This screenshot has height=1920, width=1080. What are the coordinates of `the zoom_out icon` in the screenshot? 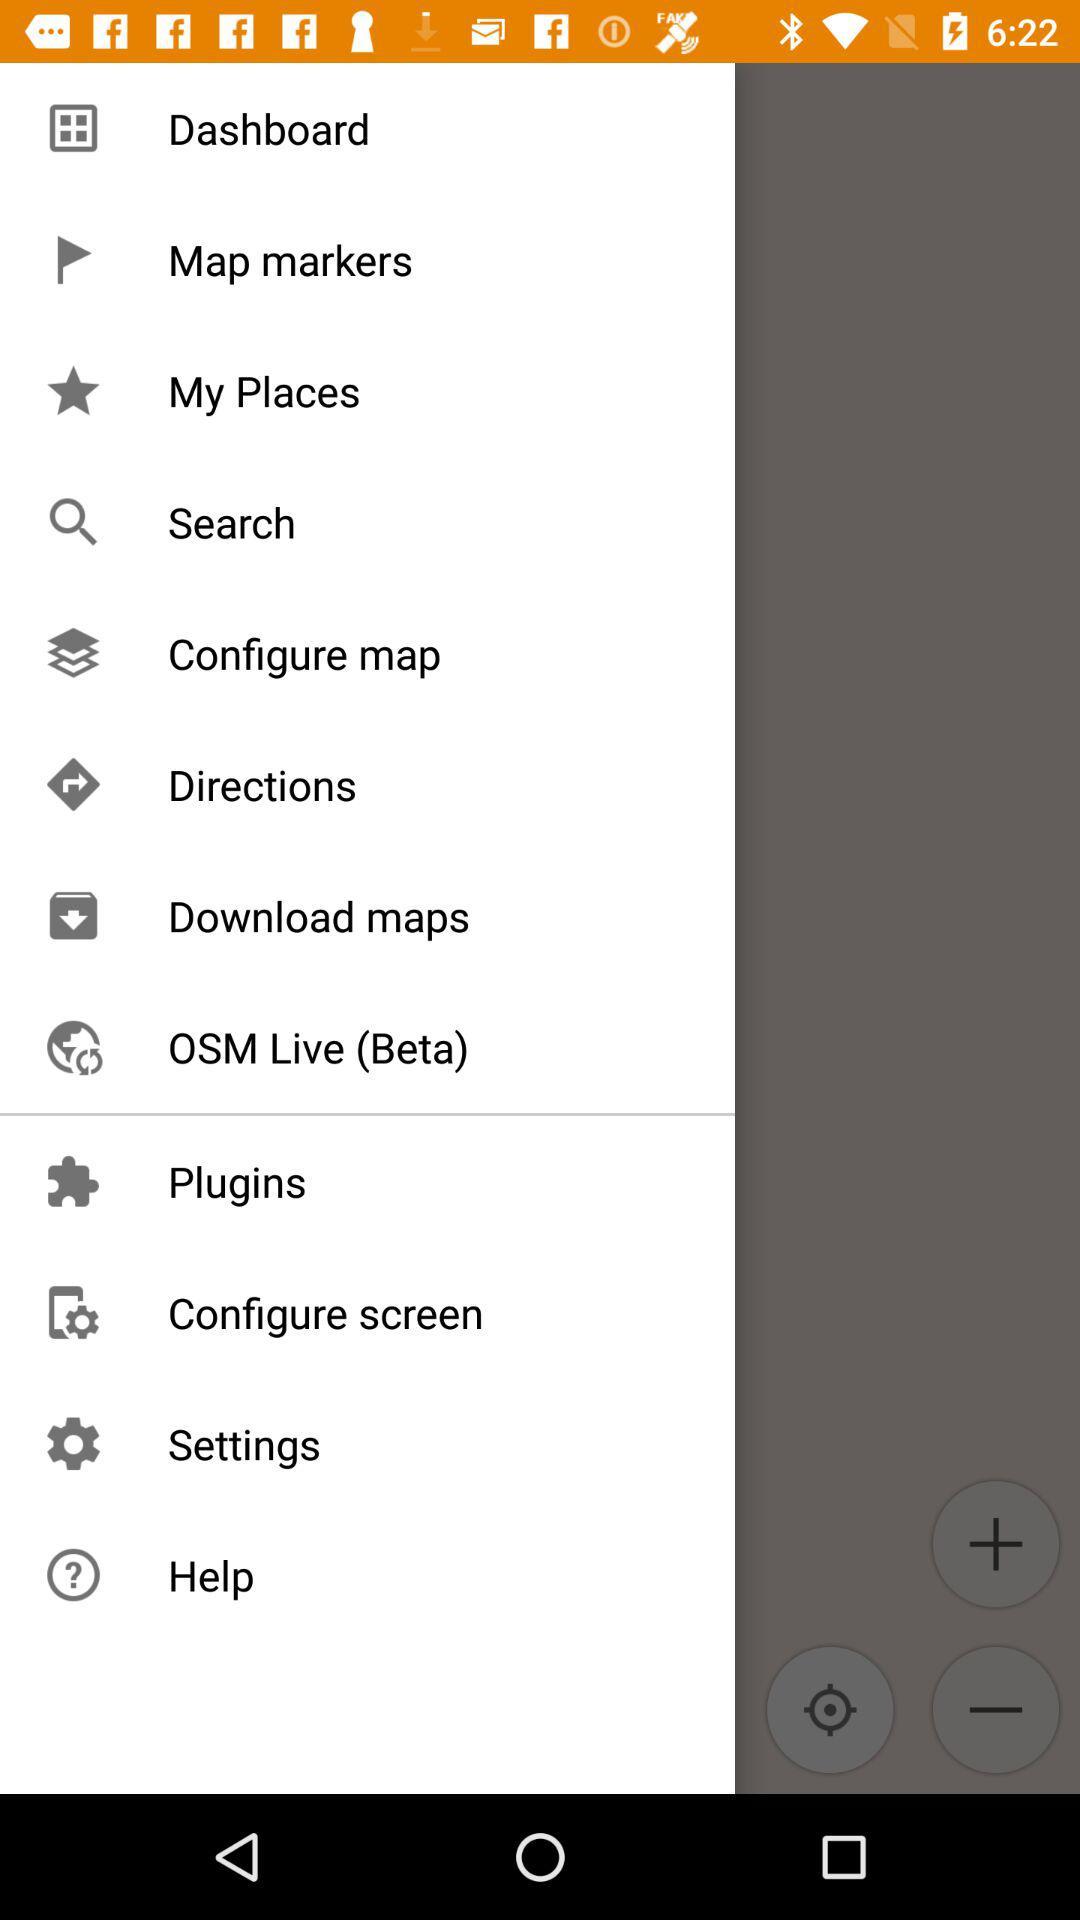 It's located at (995, 1708).